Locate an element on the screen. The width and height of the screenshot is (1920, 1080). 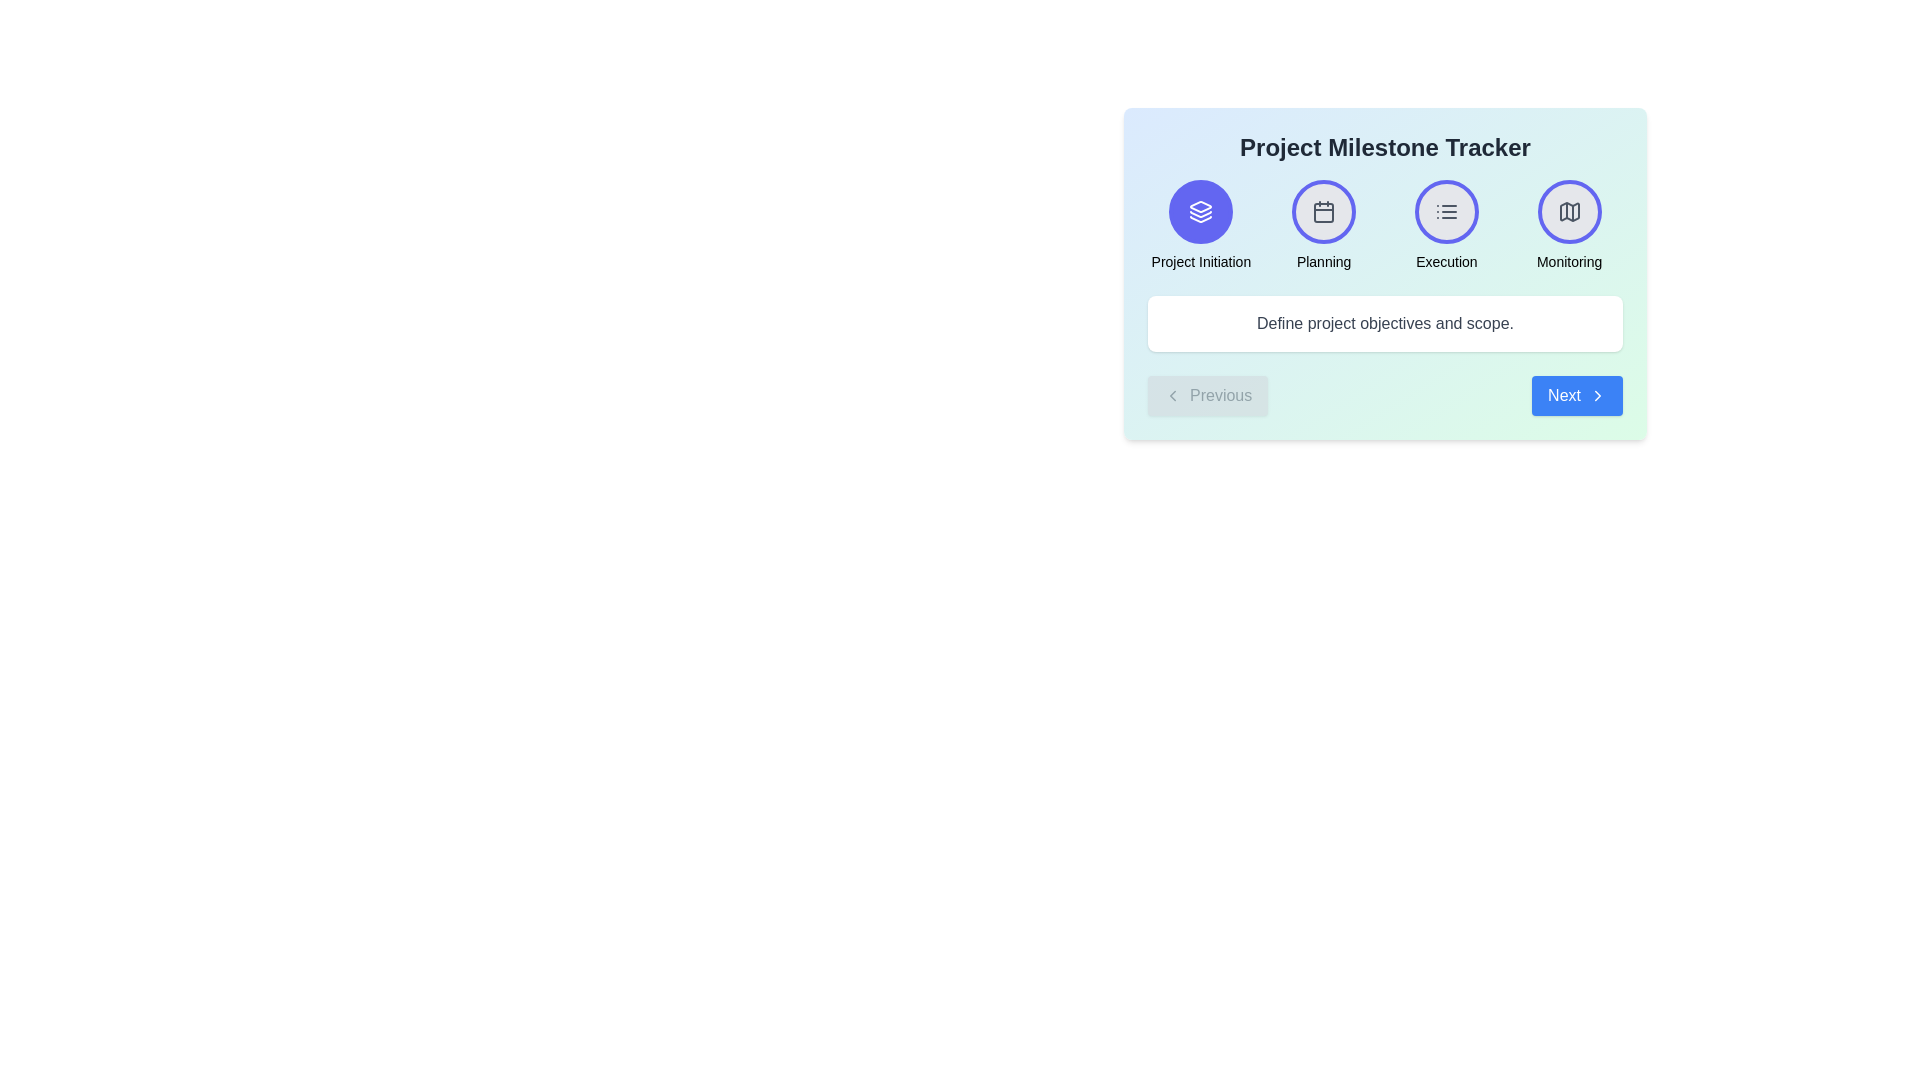
the circular icon with a list-like symbol inside, located is located at coordinates (1446, 212).